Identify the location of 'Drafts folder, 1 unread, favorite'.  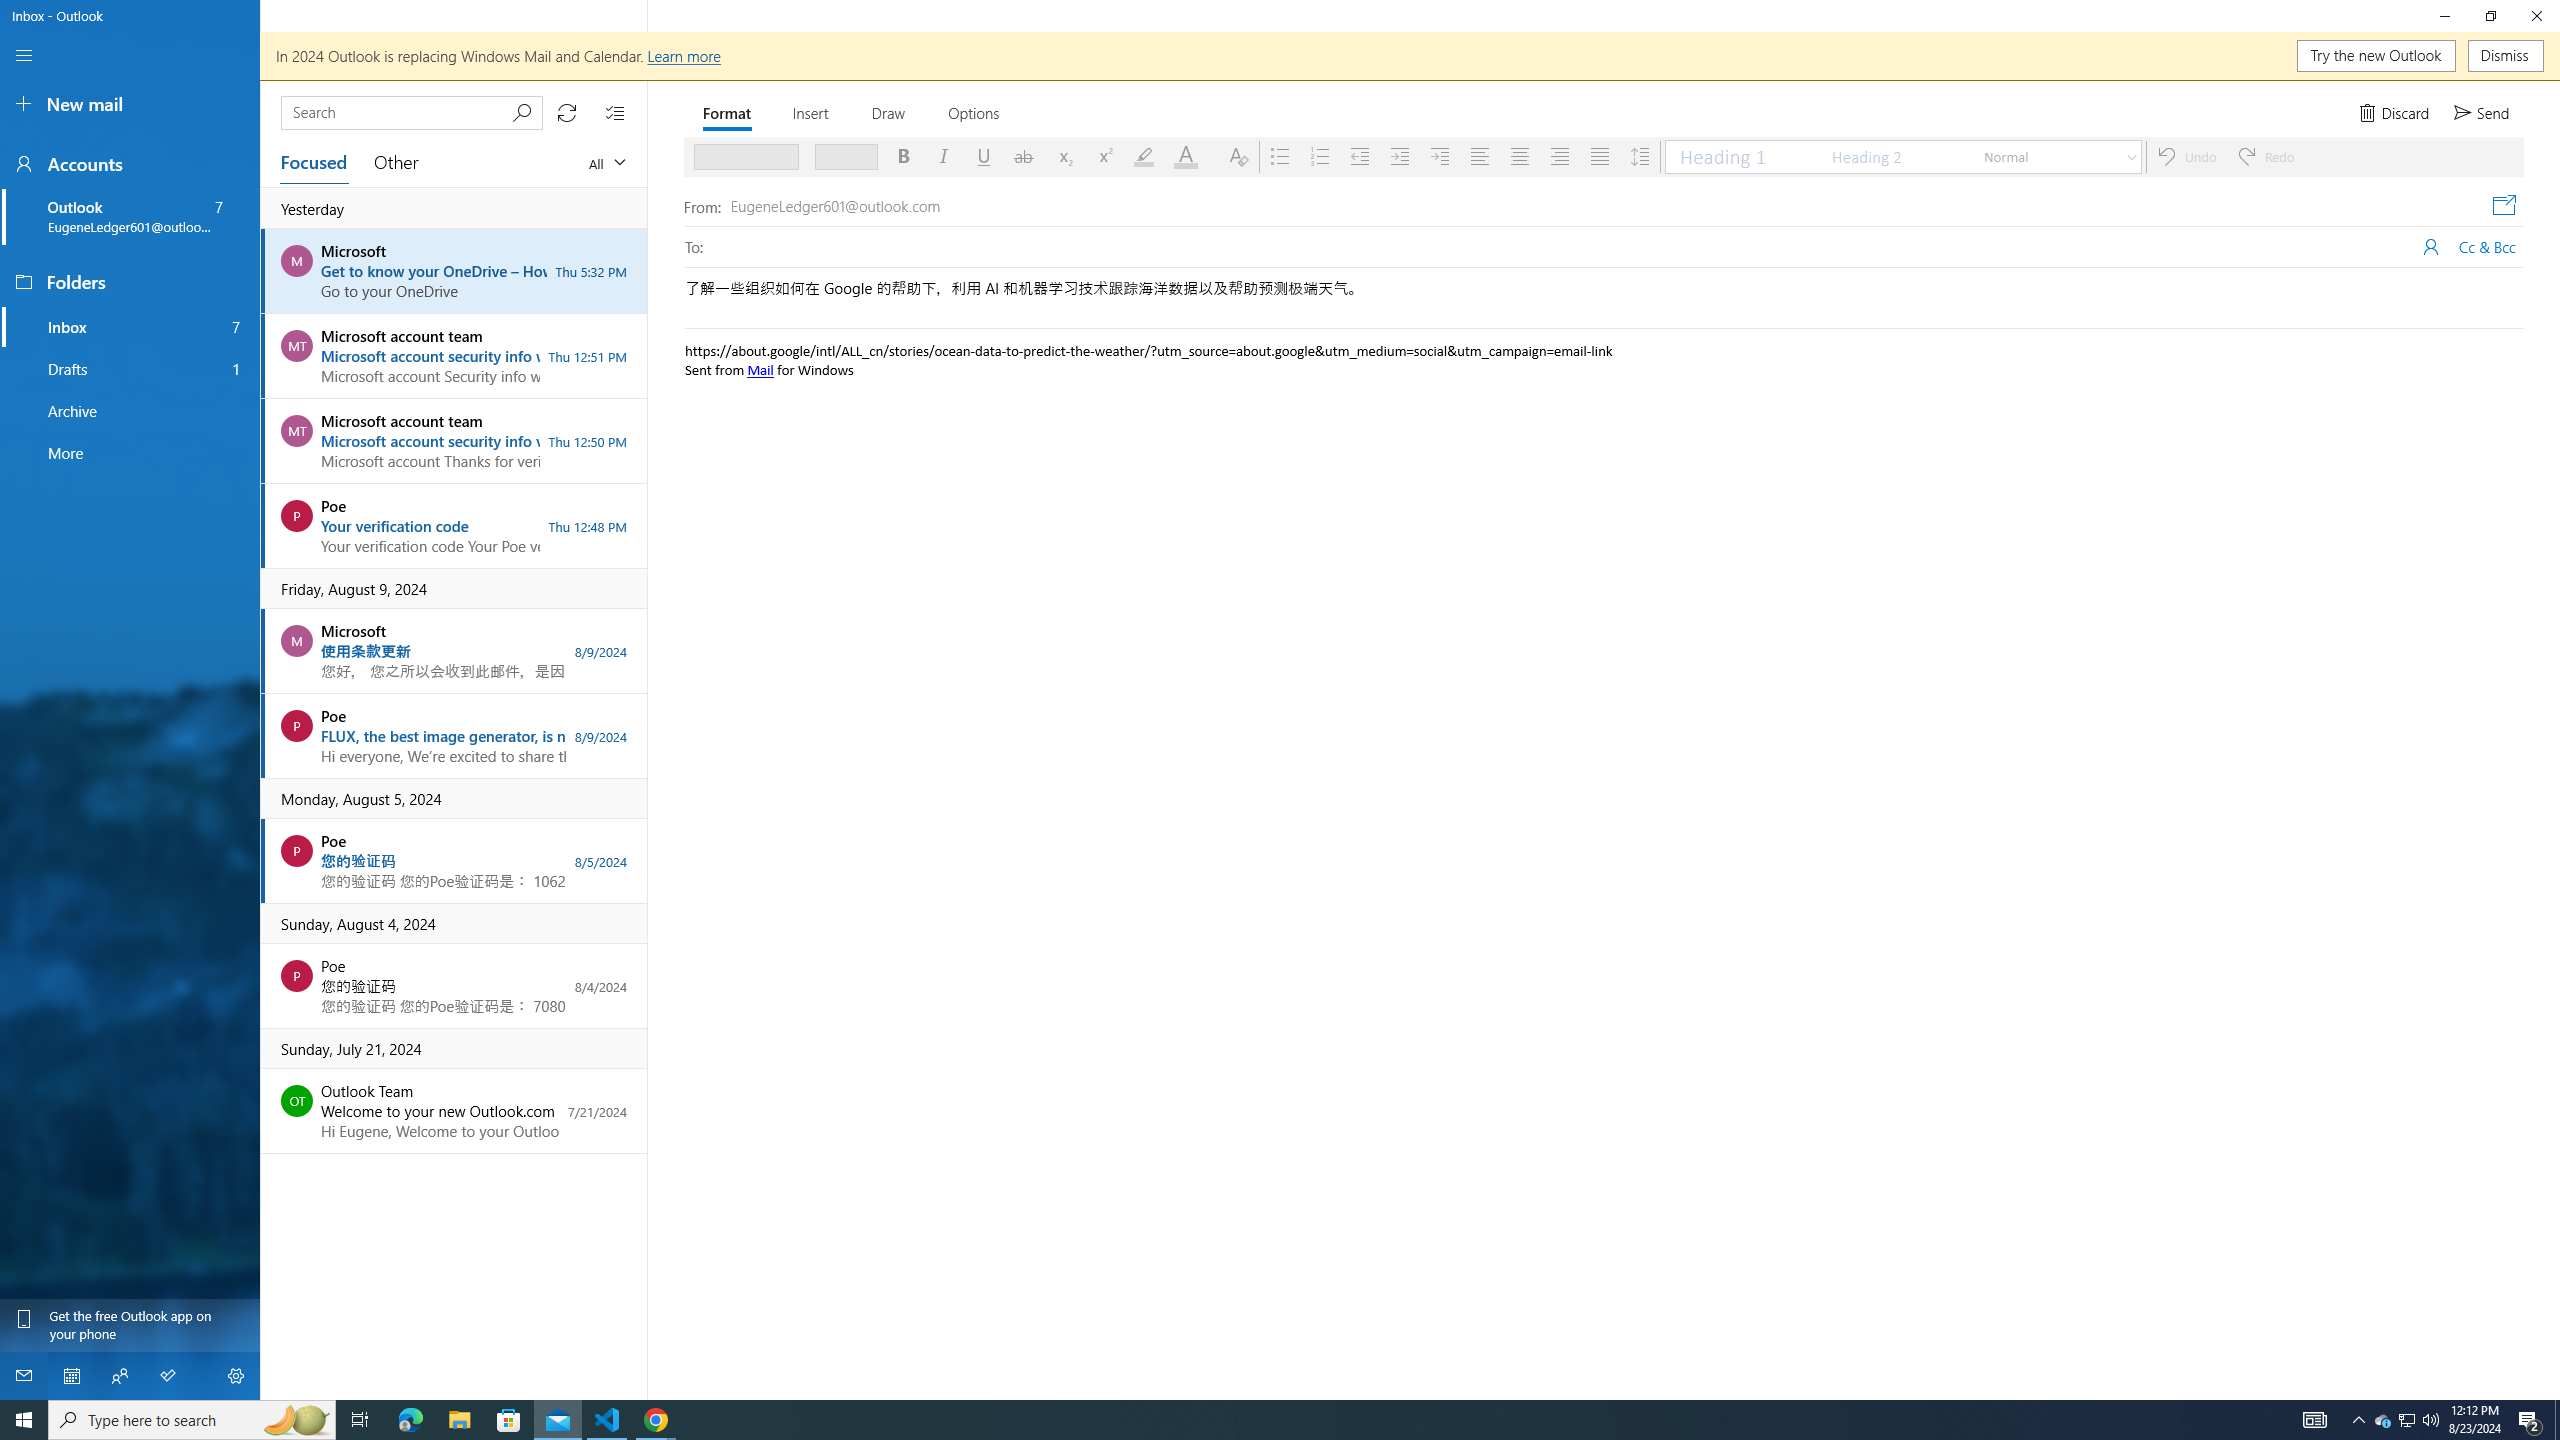
(130, 368).